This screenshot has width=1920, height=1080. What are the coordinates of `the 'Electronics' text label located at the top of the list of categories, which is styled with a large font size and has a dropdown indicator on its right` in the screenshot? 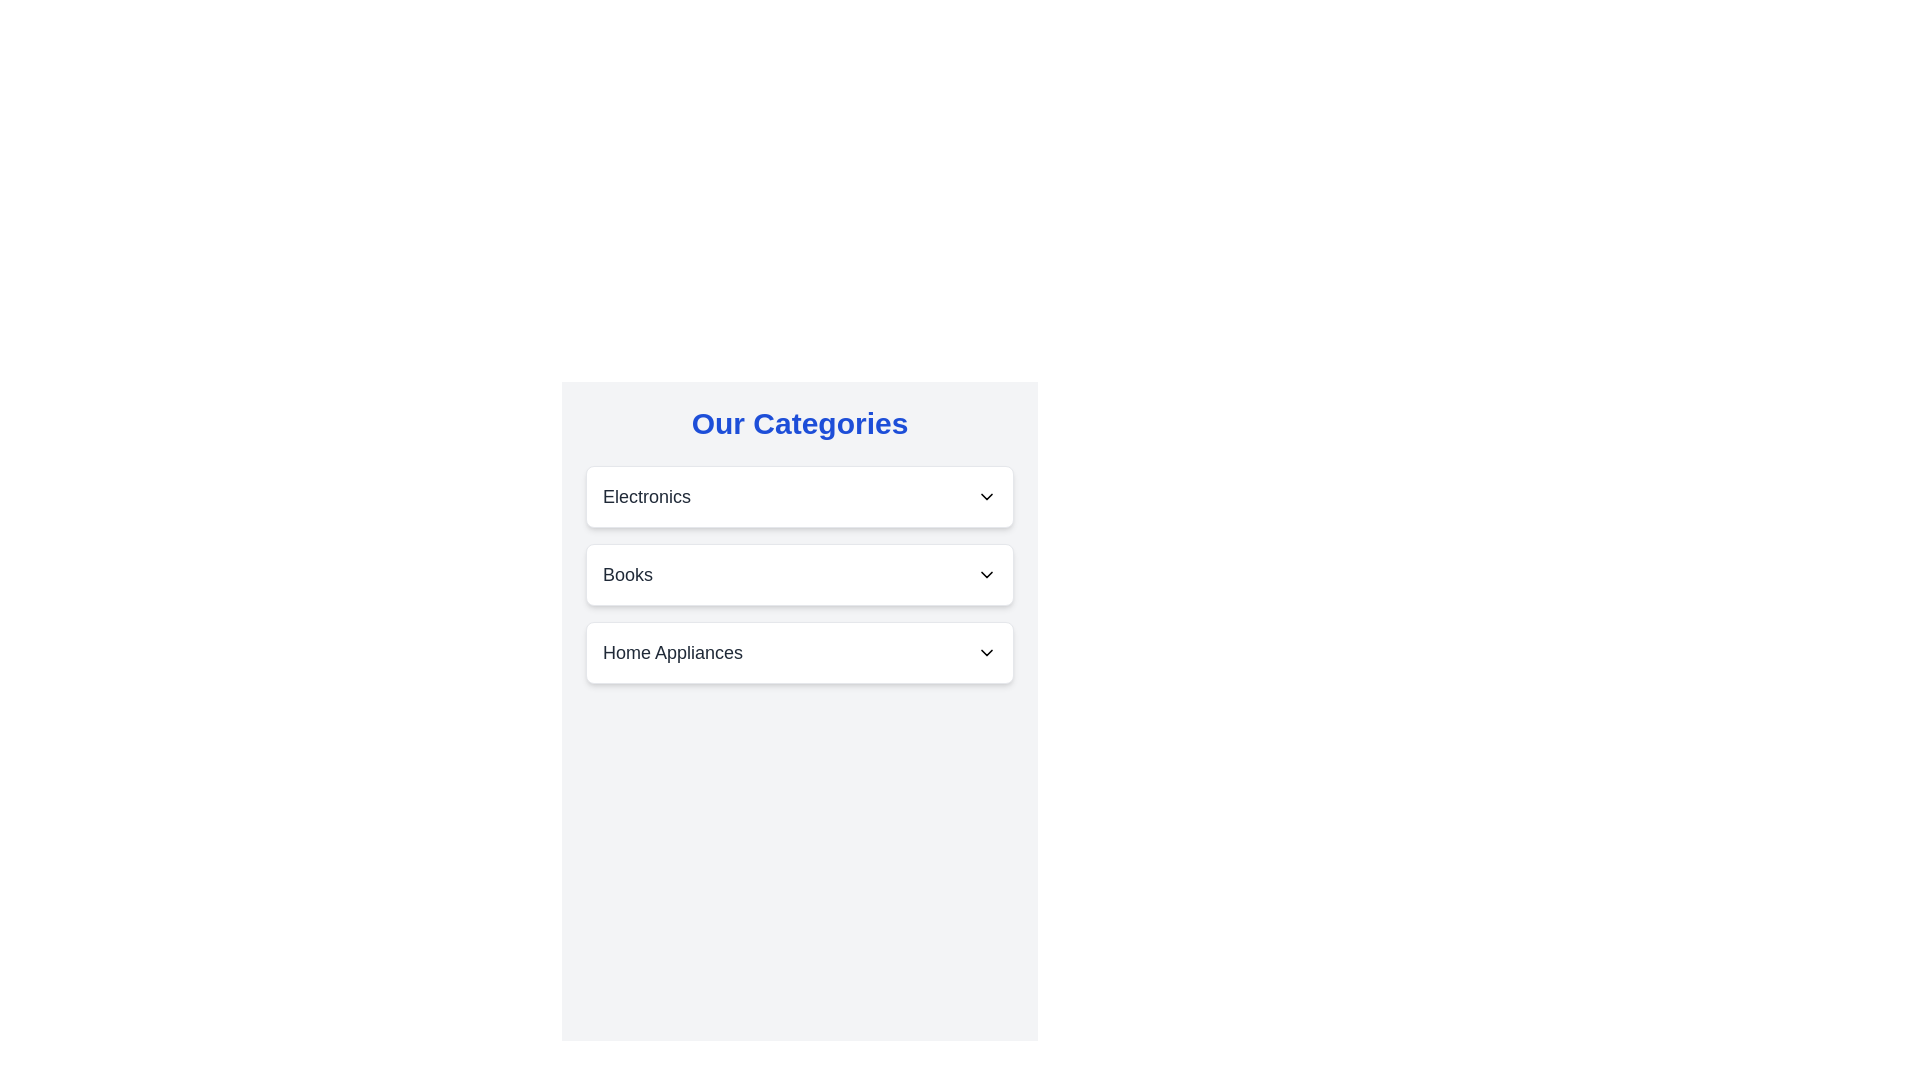 It's located at (647, 496).